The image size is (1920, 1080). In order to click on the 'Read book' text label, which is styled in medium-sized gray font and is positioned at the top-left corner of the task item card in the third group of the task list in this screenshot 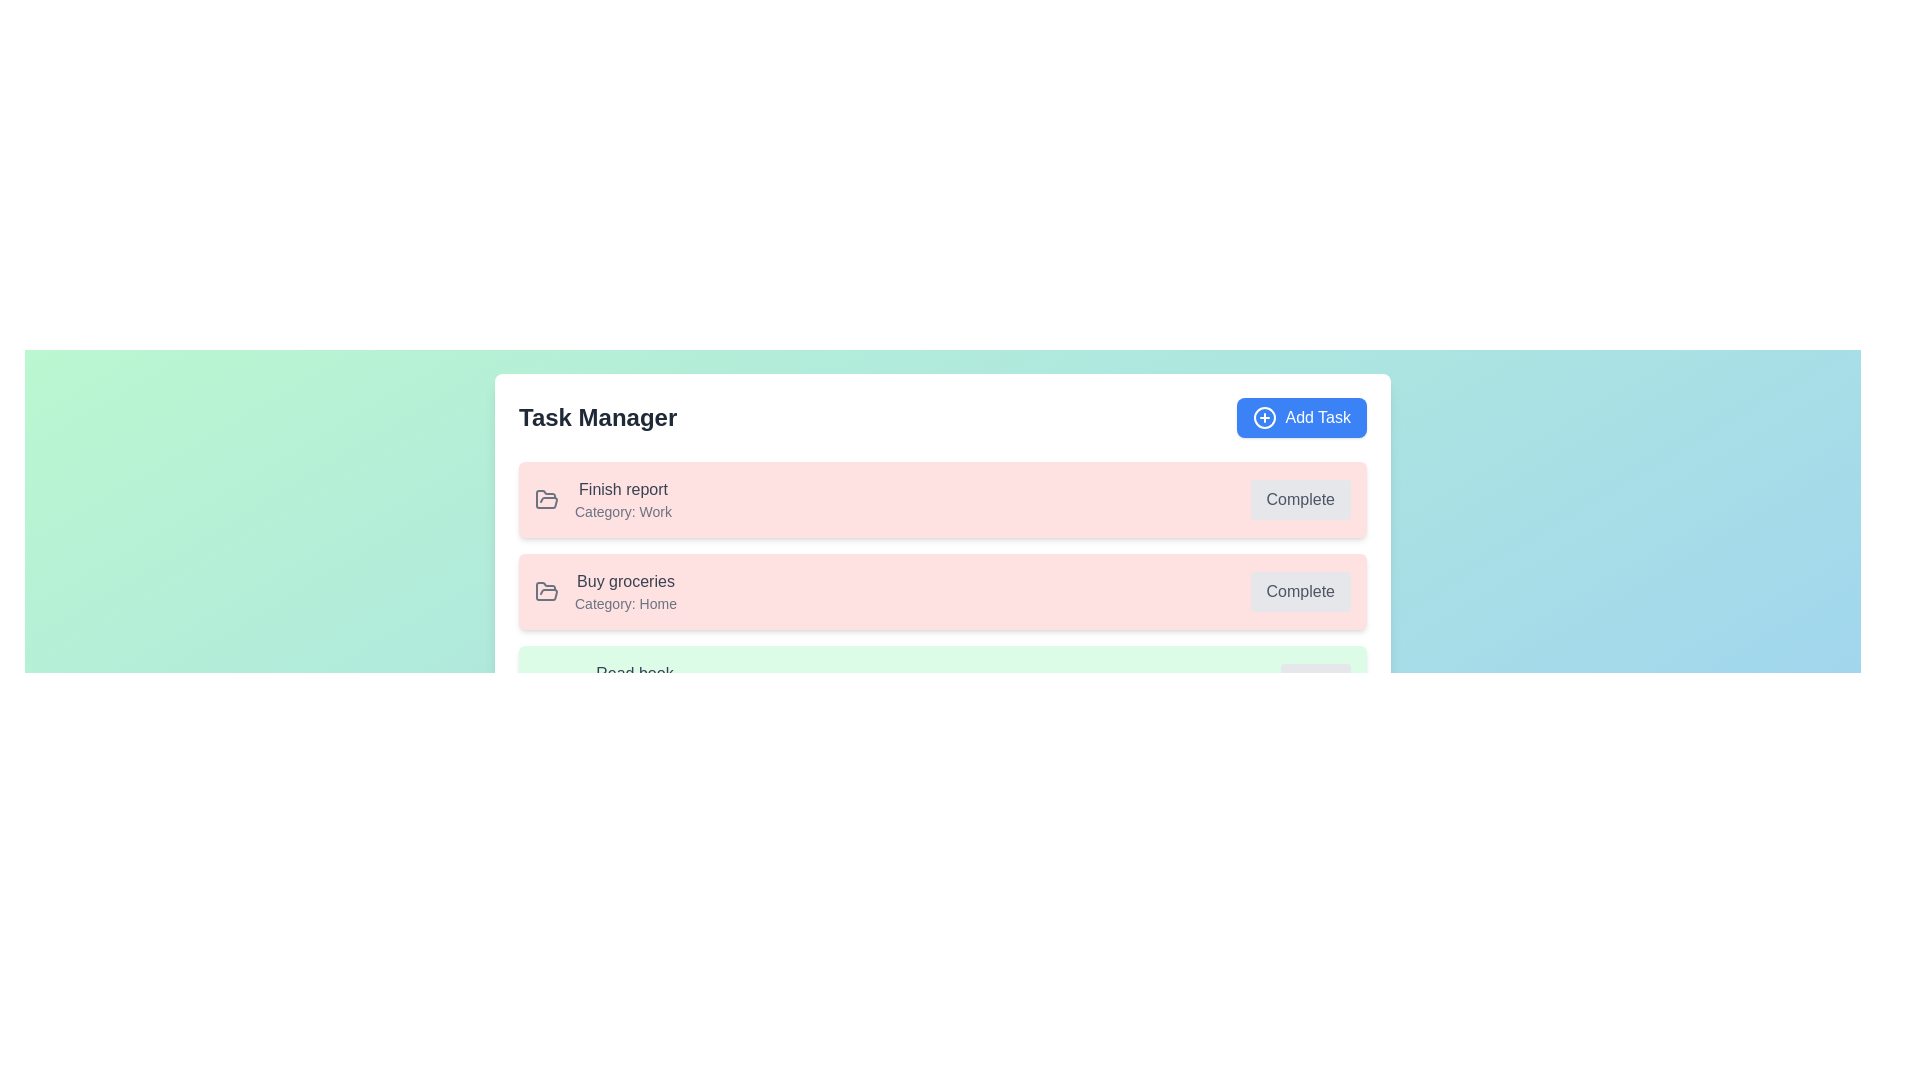, I will do `click(633, 674)`.